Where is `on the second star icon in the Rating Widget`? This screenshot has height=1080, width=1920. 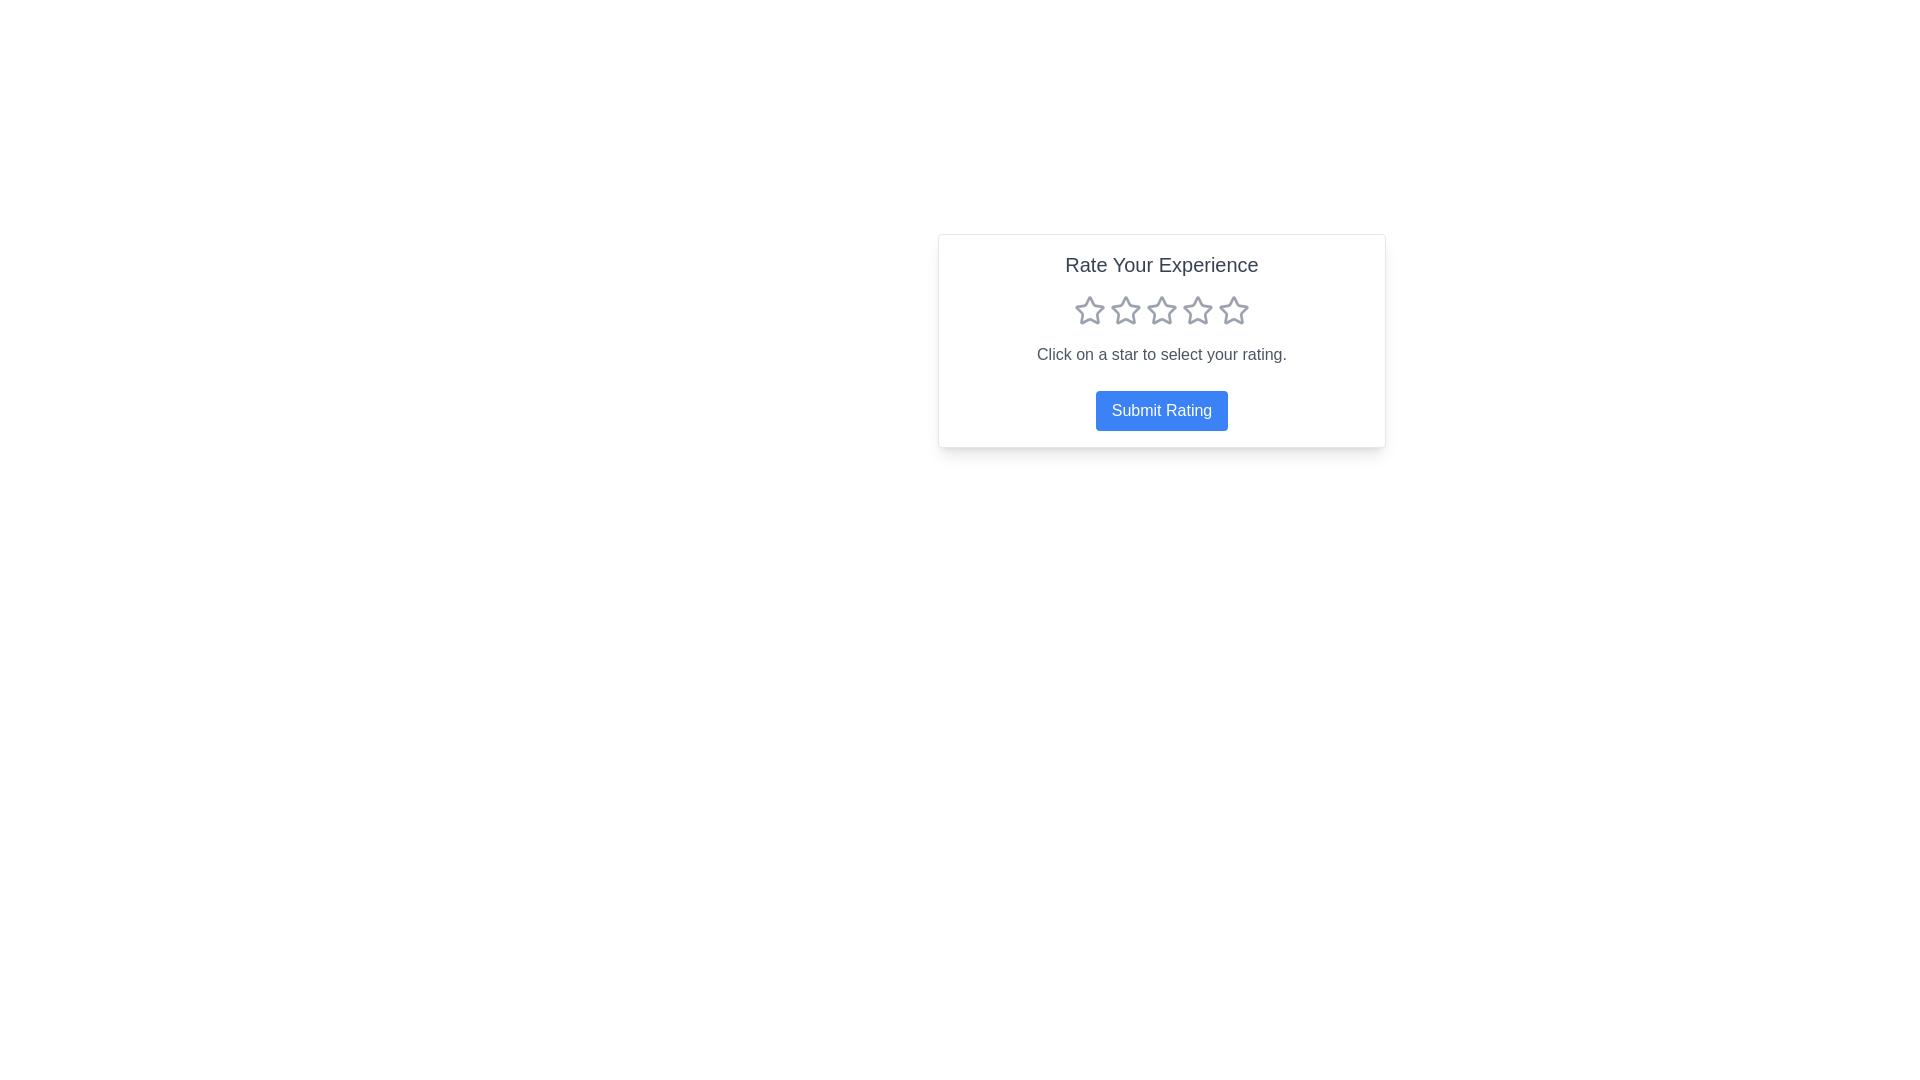
on the second star icon in the Rating Widget is located at coordinates (1161, 311).